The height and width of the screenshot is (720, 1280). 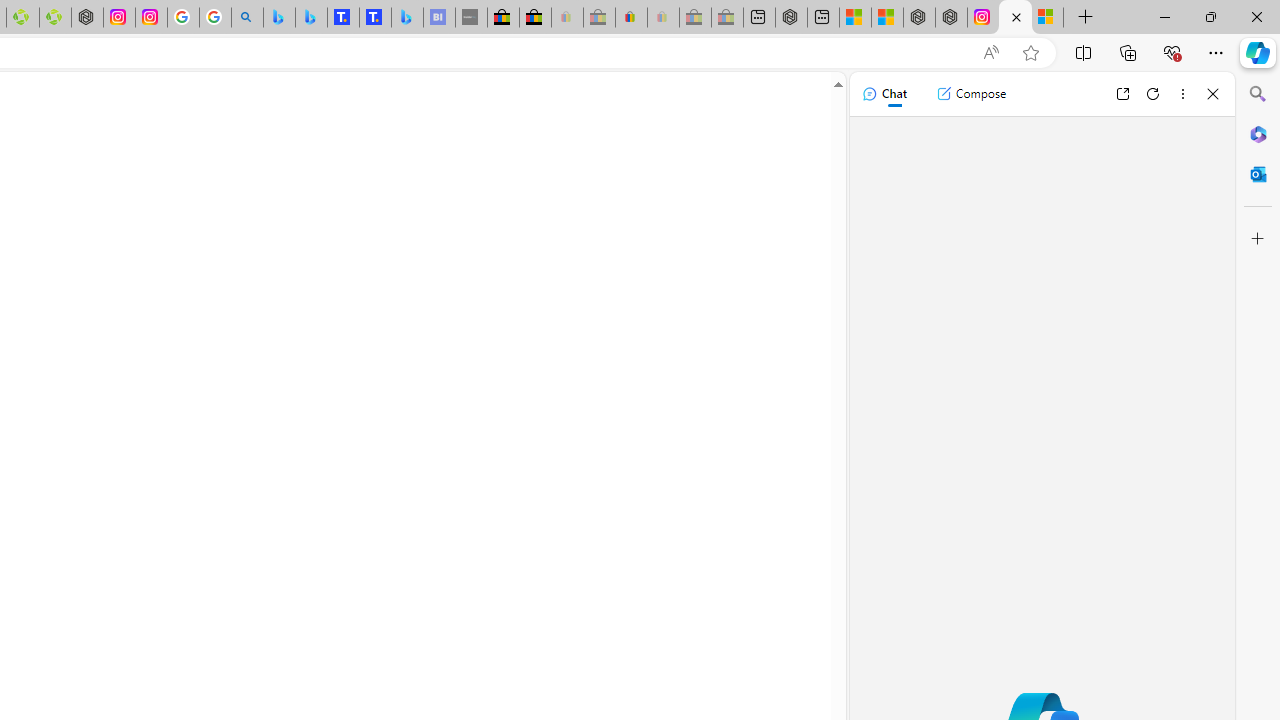 I want to click on 'Open link in new tab', so click(x=1122, y=93).